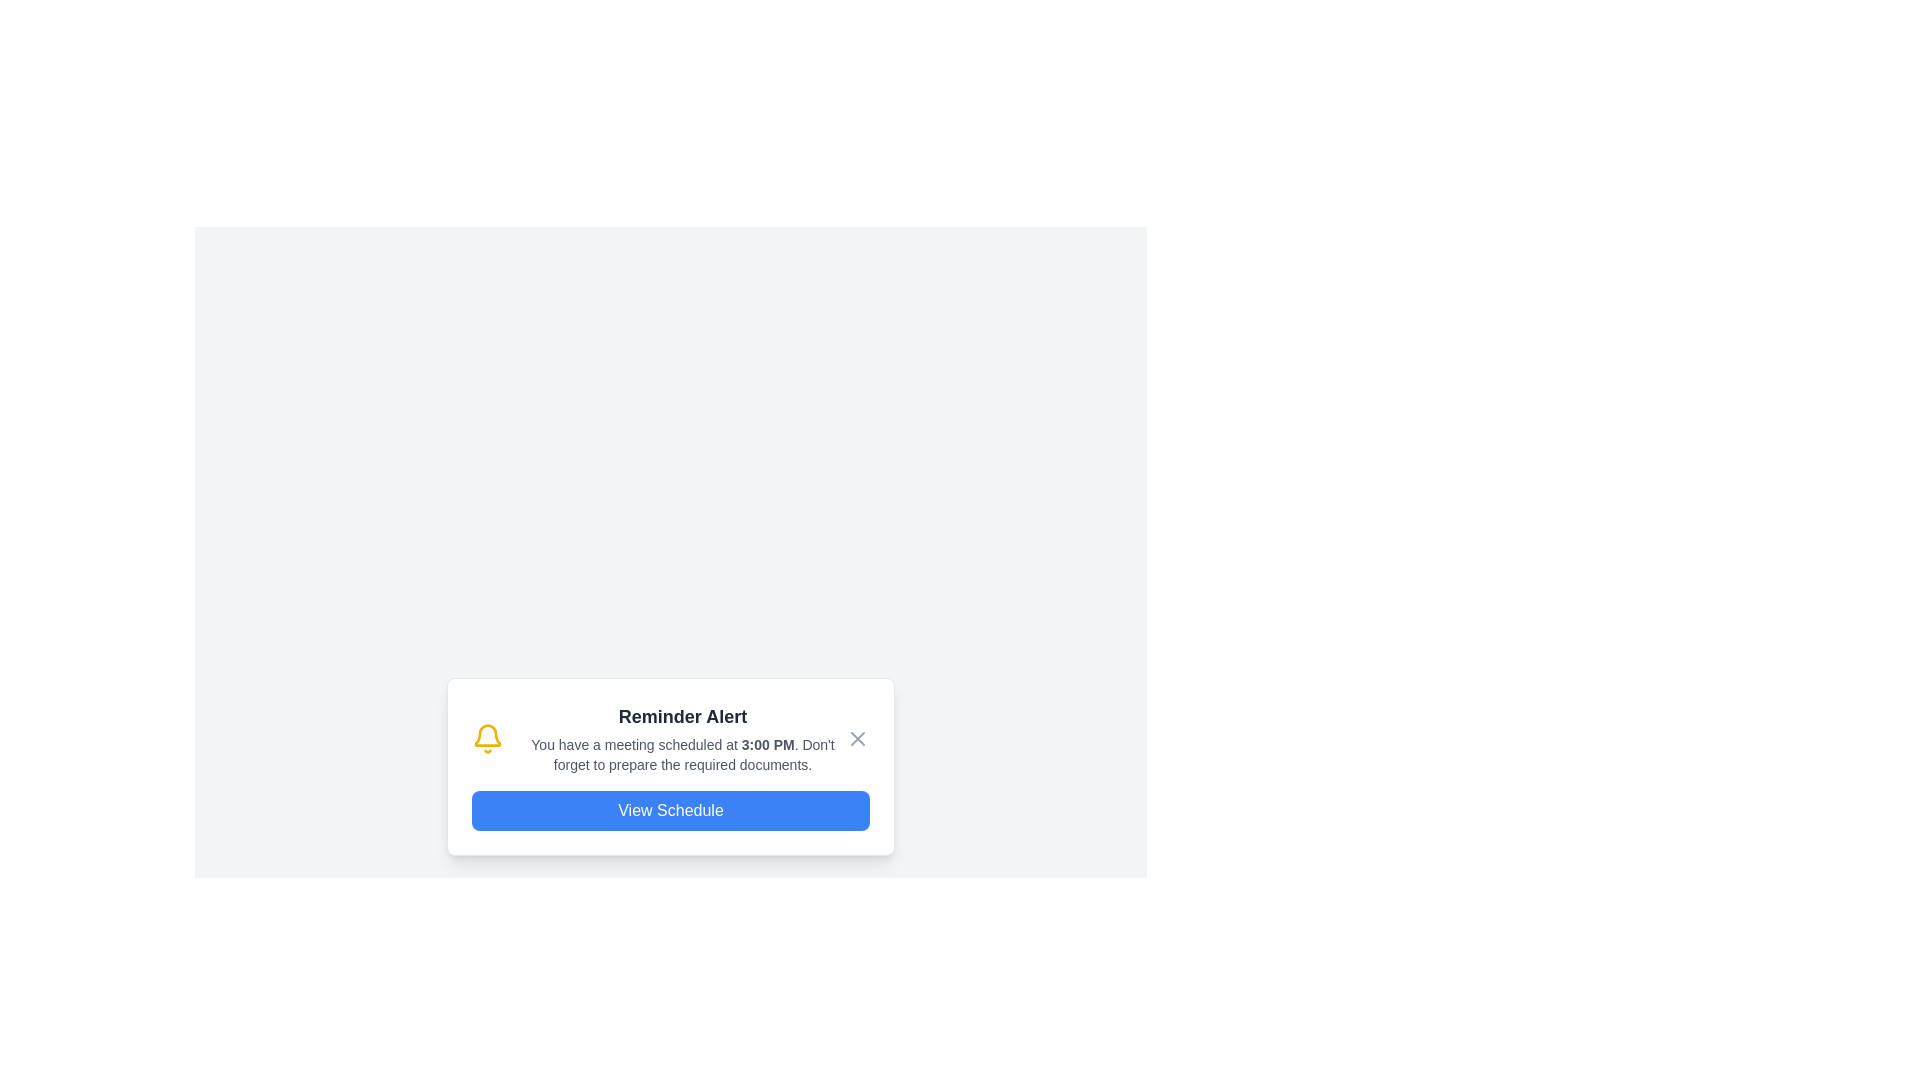 Image resolution: width=1920 pixels, height=1080 pixels. What do you see at coordinates (858, 739) in the screenshot?
I see `the diagonal cross icon located in the top-right corner of the notification card to interact with it` at bounding box center [858, 739].